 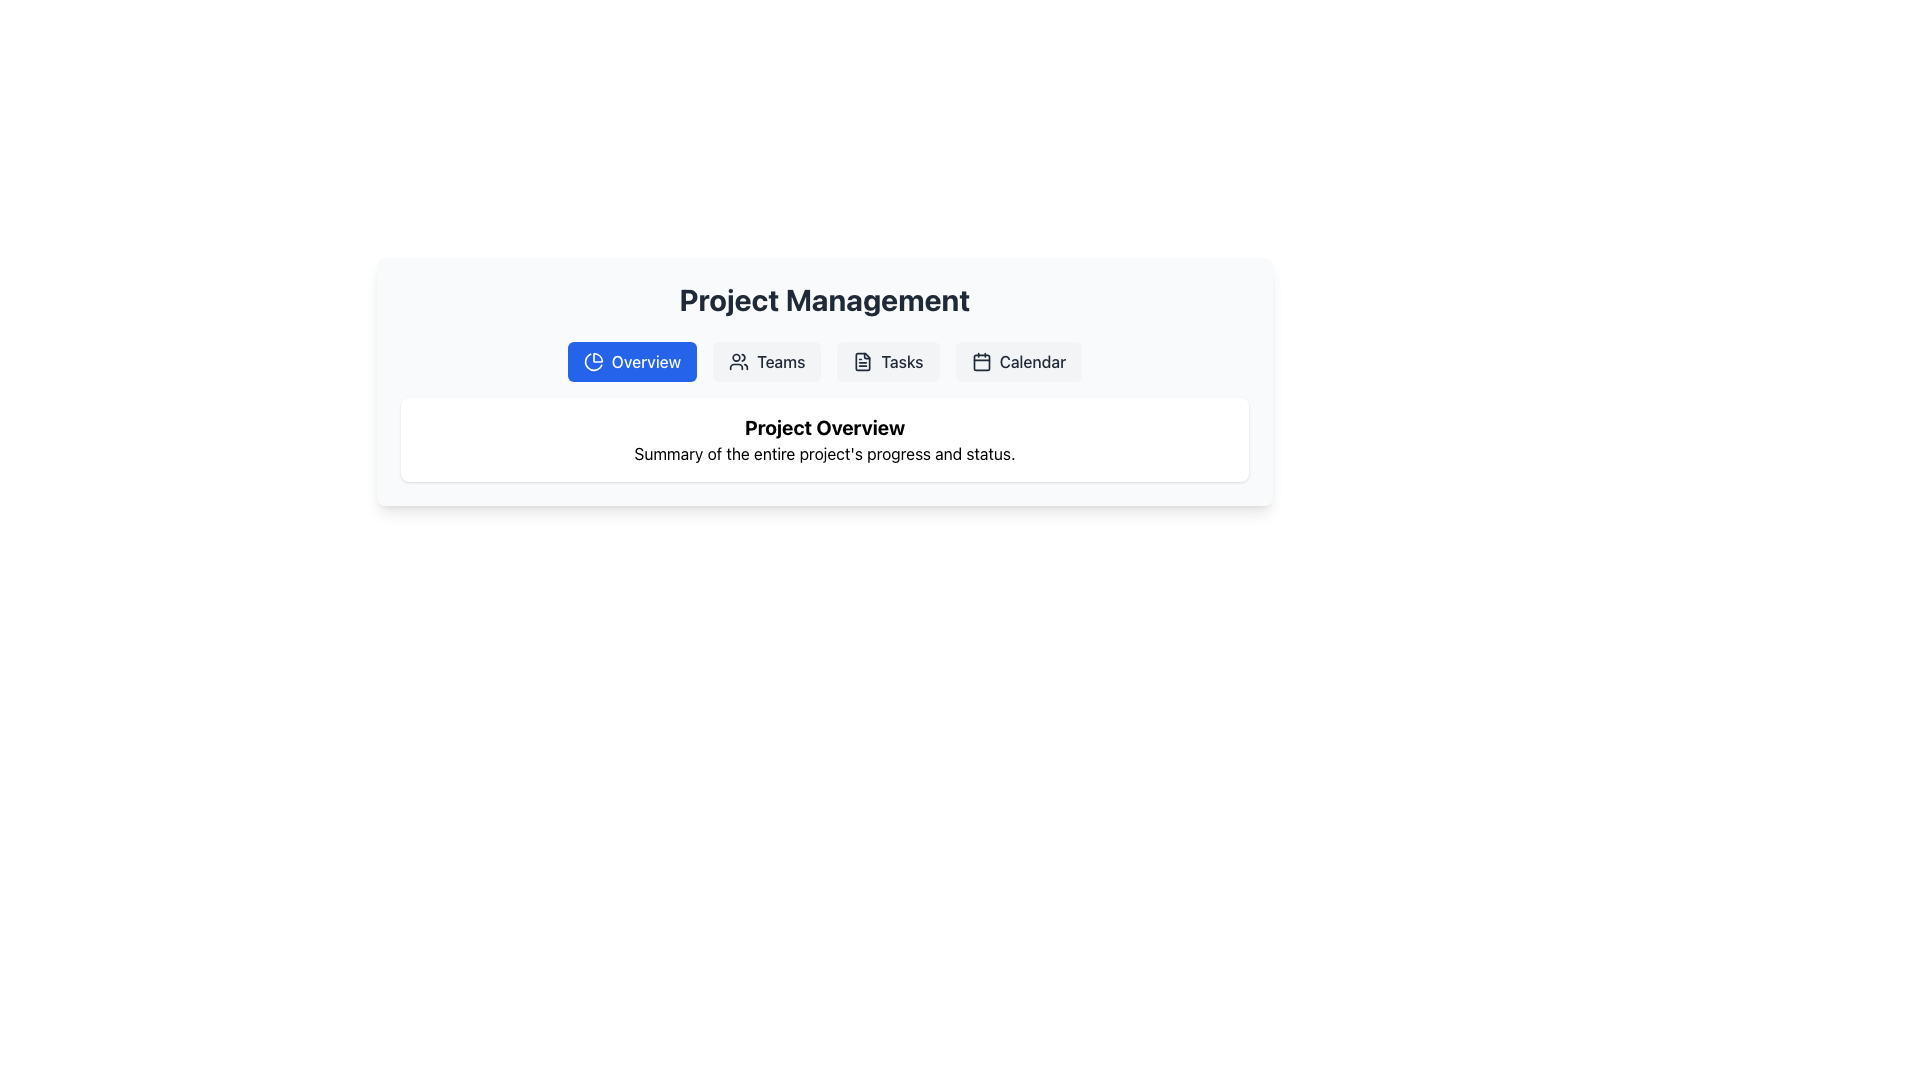 I want to click on the 'Teams' button containing the SVG icon representing a group of two individuals, located in the navigation bar under 'Project Management.', so click(x=738, y=362).